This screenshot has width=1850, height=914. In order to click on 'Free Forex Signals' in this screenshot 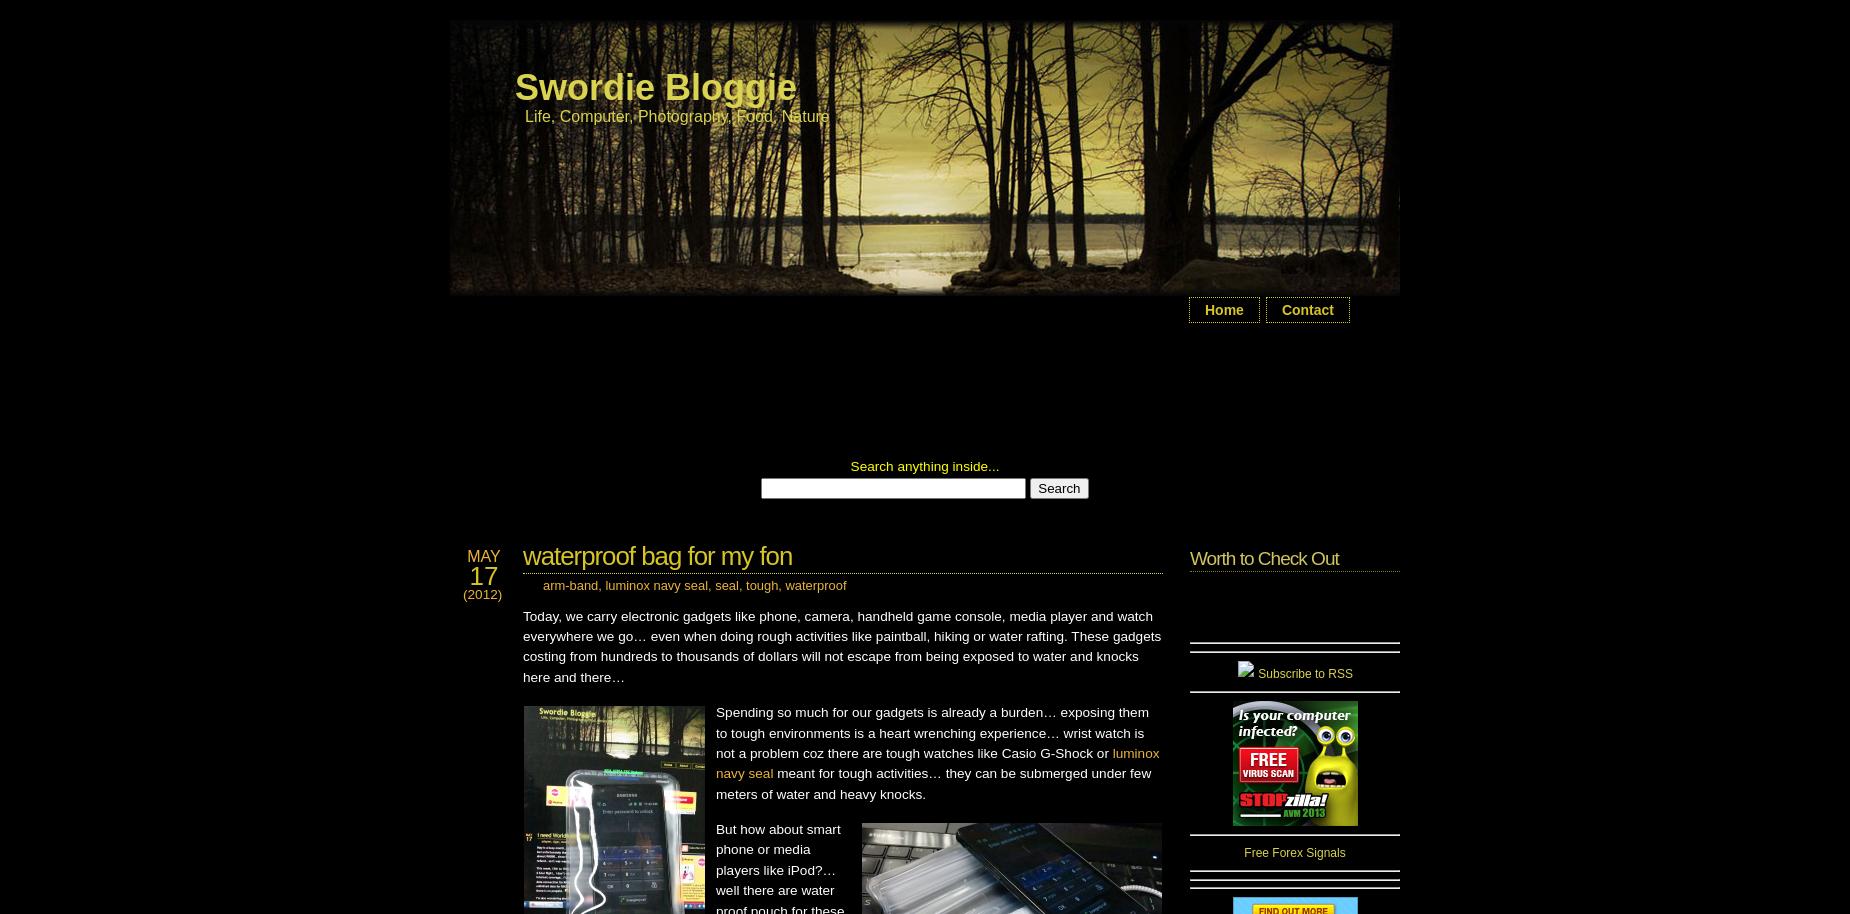, I will do `click(1293, 852)`.